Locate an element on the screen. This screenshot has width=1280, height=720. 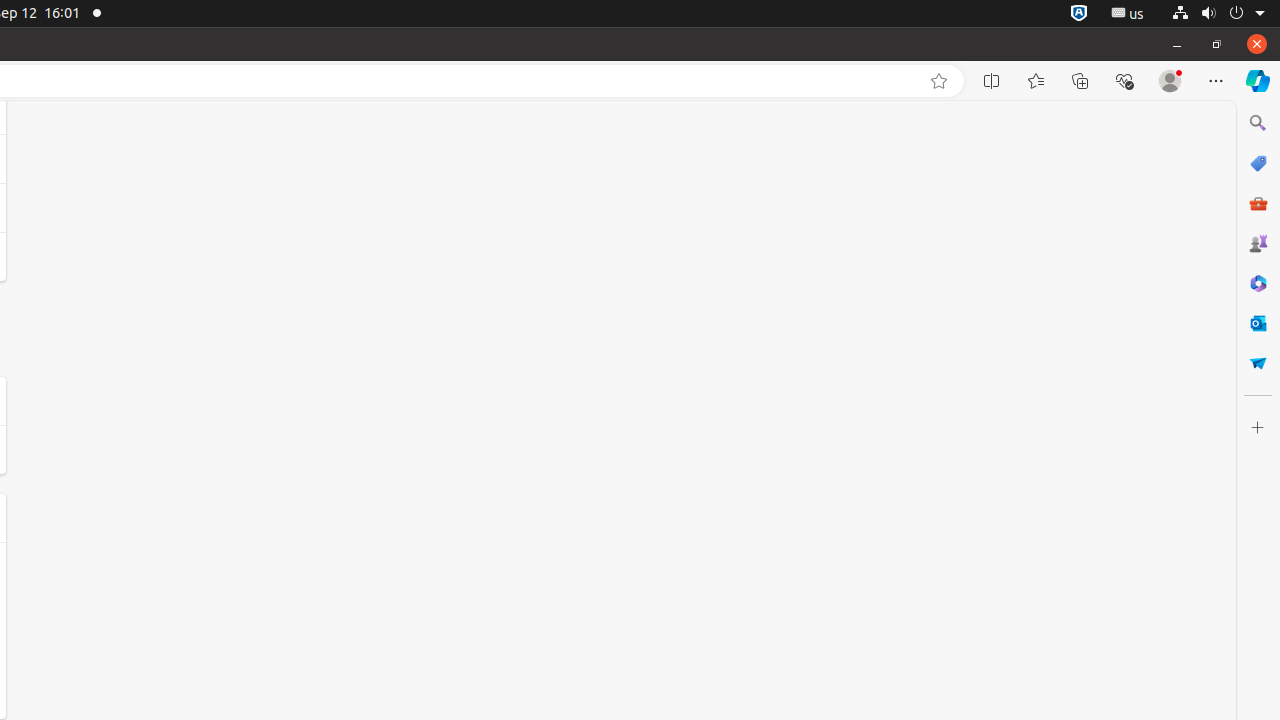
'Split screen' is located at coordinates (992, 80).